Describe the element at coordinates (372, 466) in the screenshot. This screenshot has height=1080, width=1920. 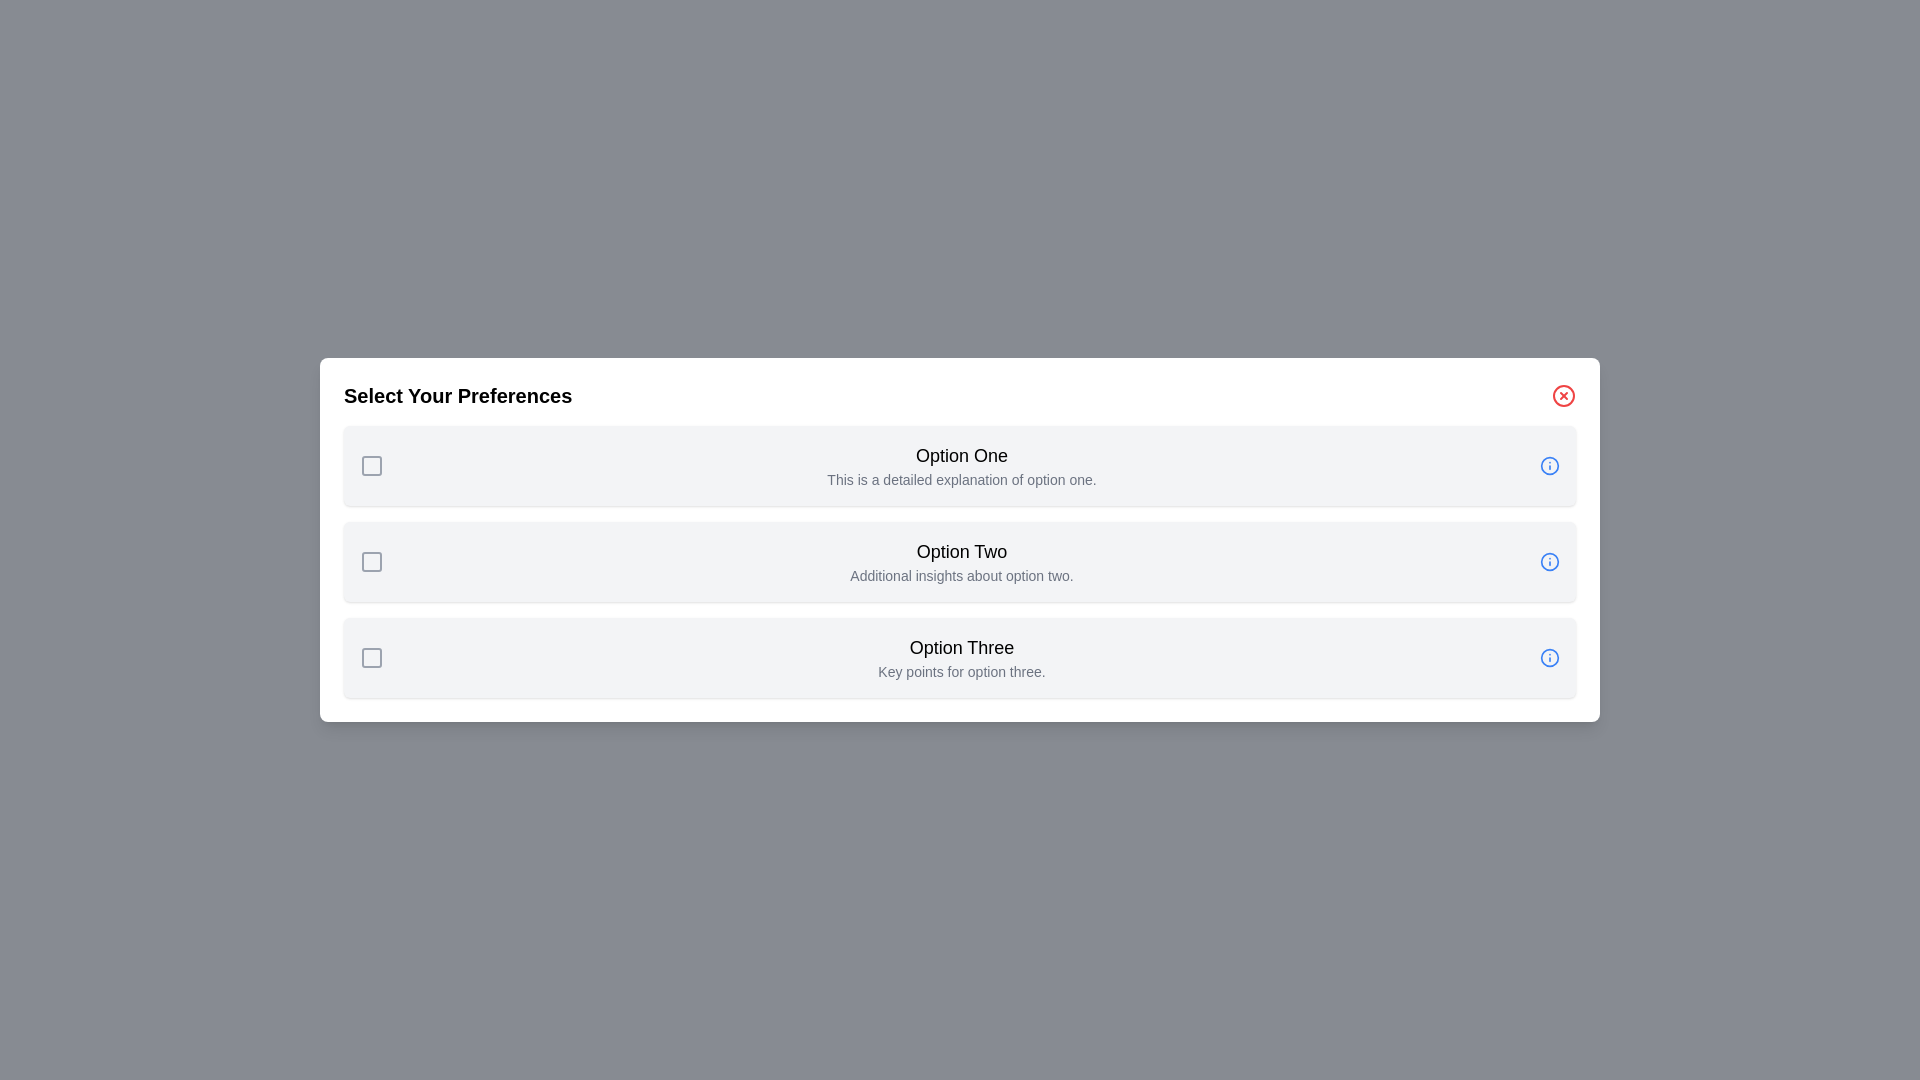
I see `the small square checkbox with a light gray border and blank white background located near the top-left corner of the 'Option One' section` at that location.